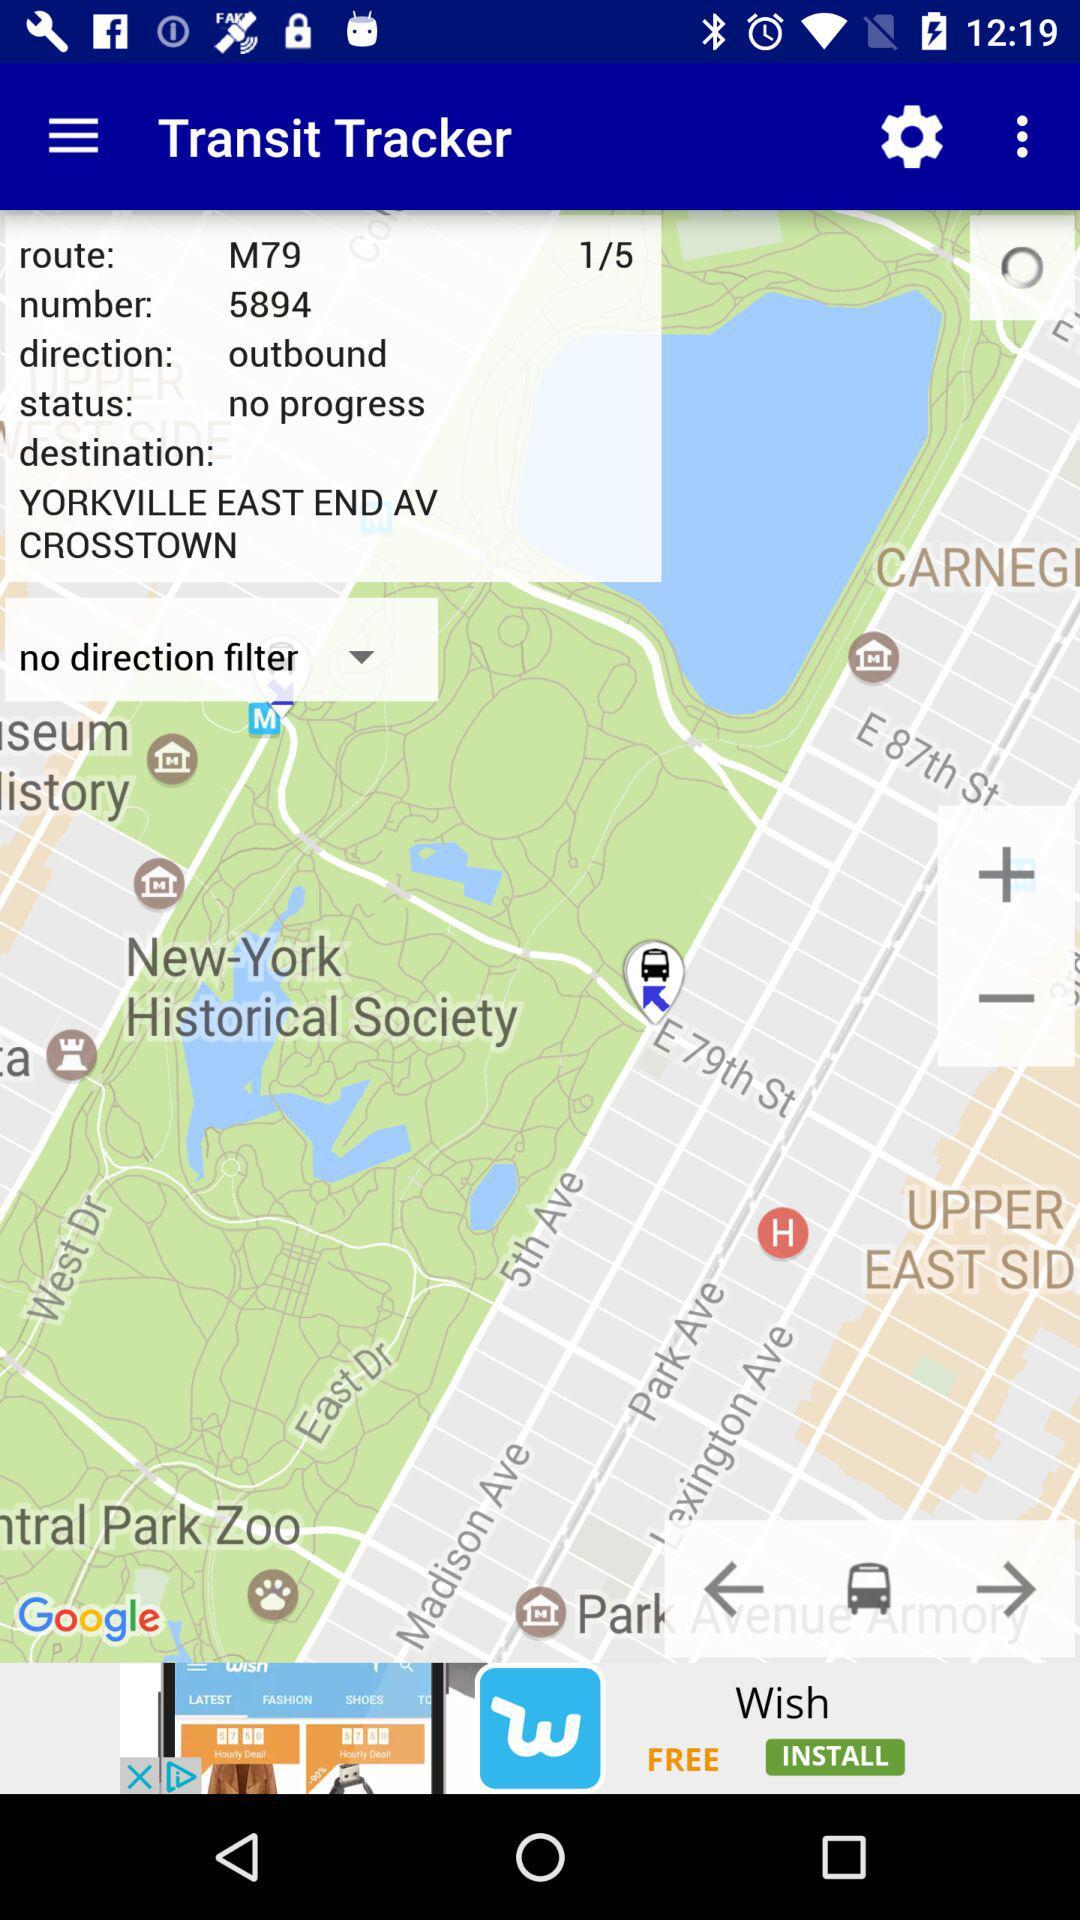  What do you see at coordinates (1006, 874) in the screenshot?
I see `the add icon` at bounding box center [1006, 874].